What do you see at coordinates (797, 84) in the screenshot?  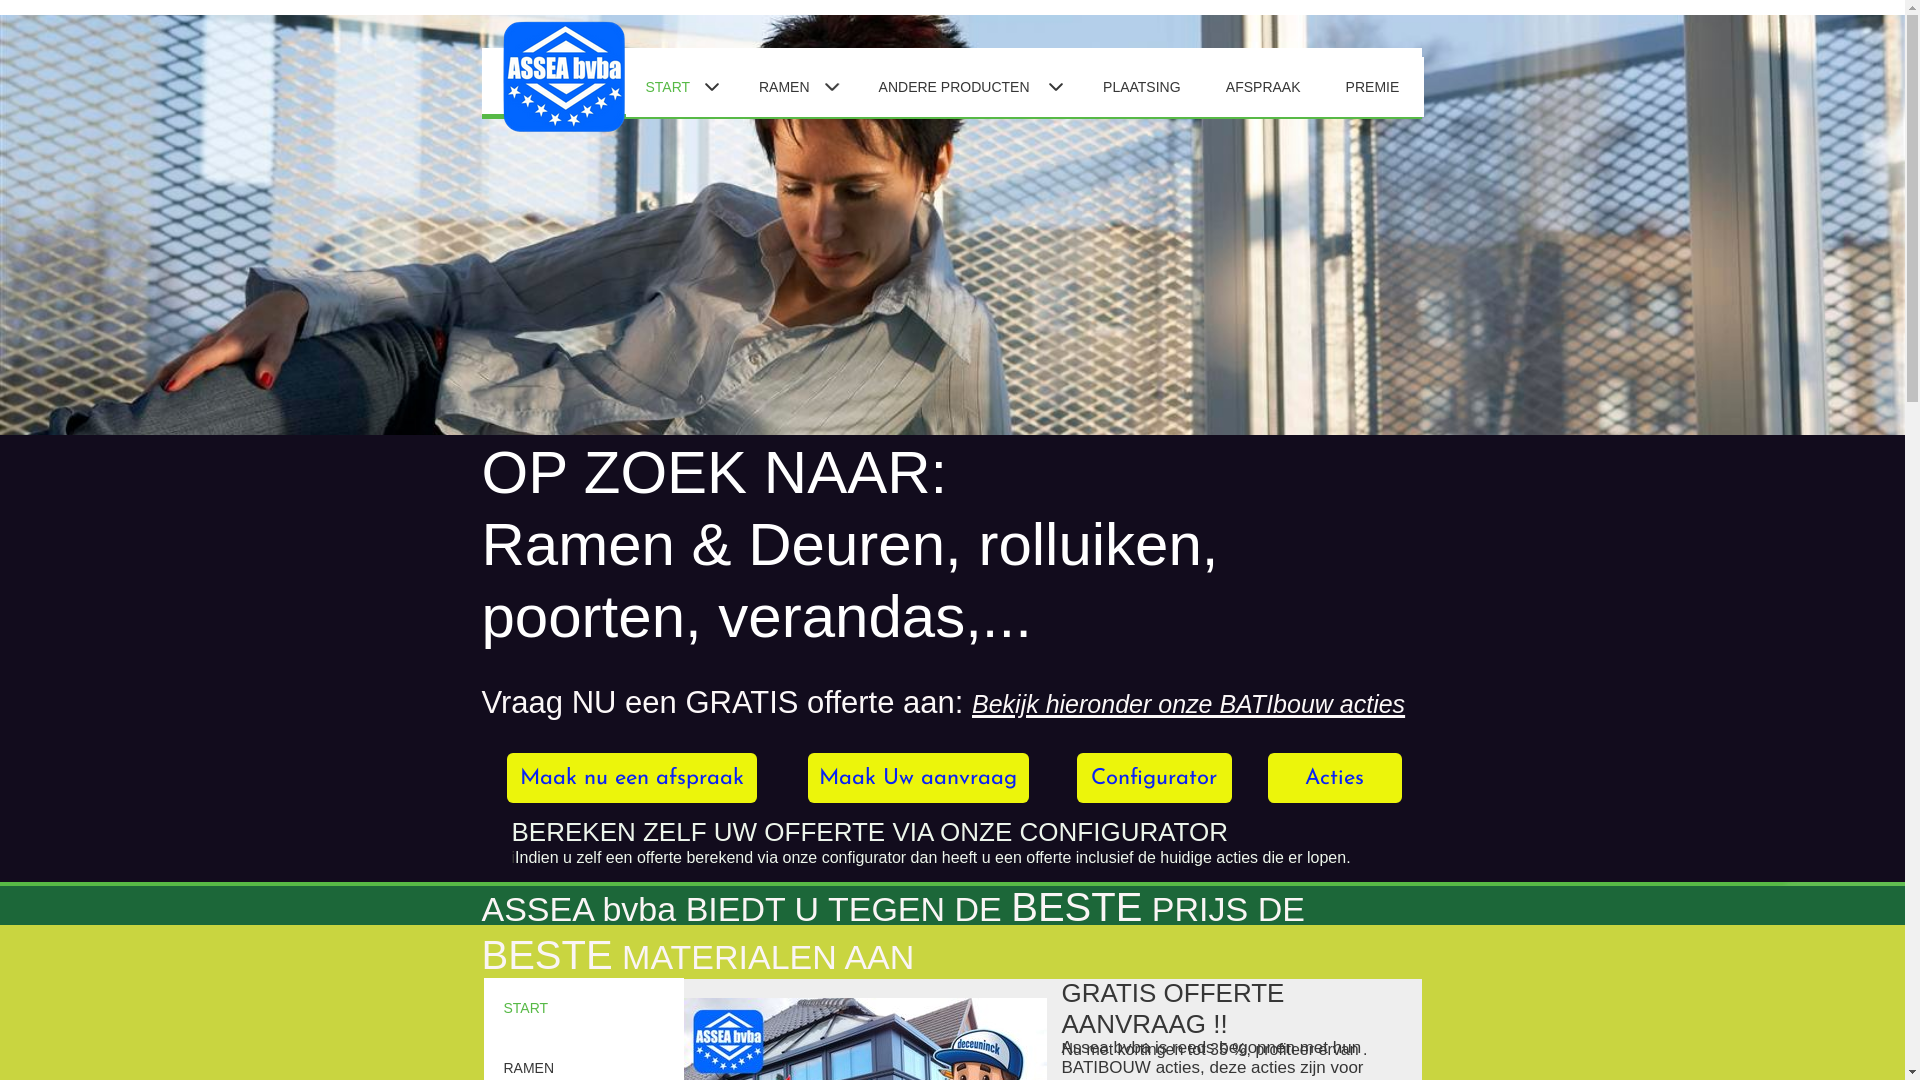 I see `'RAMEN'` at bounding box center [797, 84].